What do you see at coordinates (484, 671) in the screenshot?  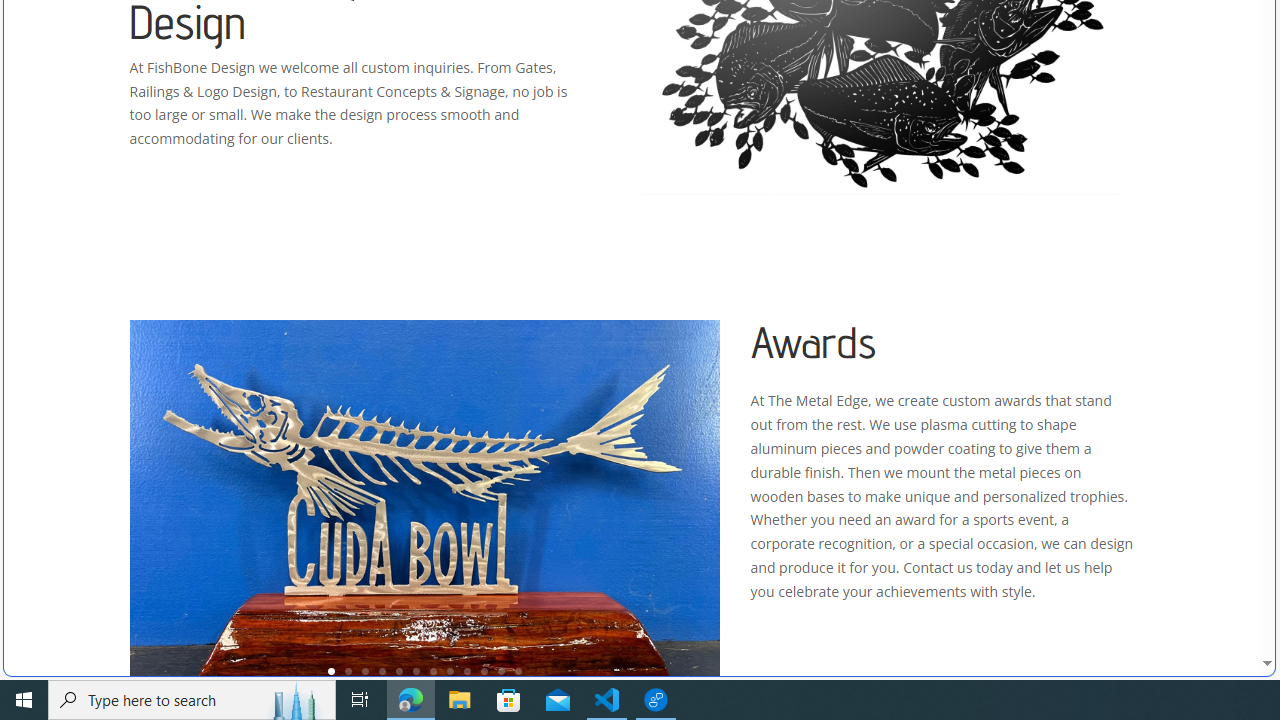 I see `'10'` at bounding box center [484, 671].